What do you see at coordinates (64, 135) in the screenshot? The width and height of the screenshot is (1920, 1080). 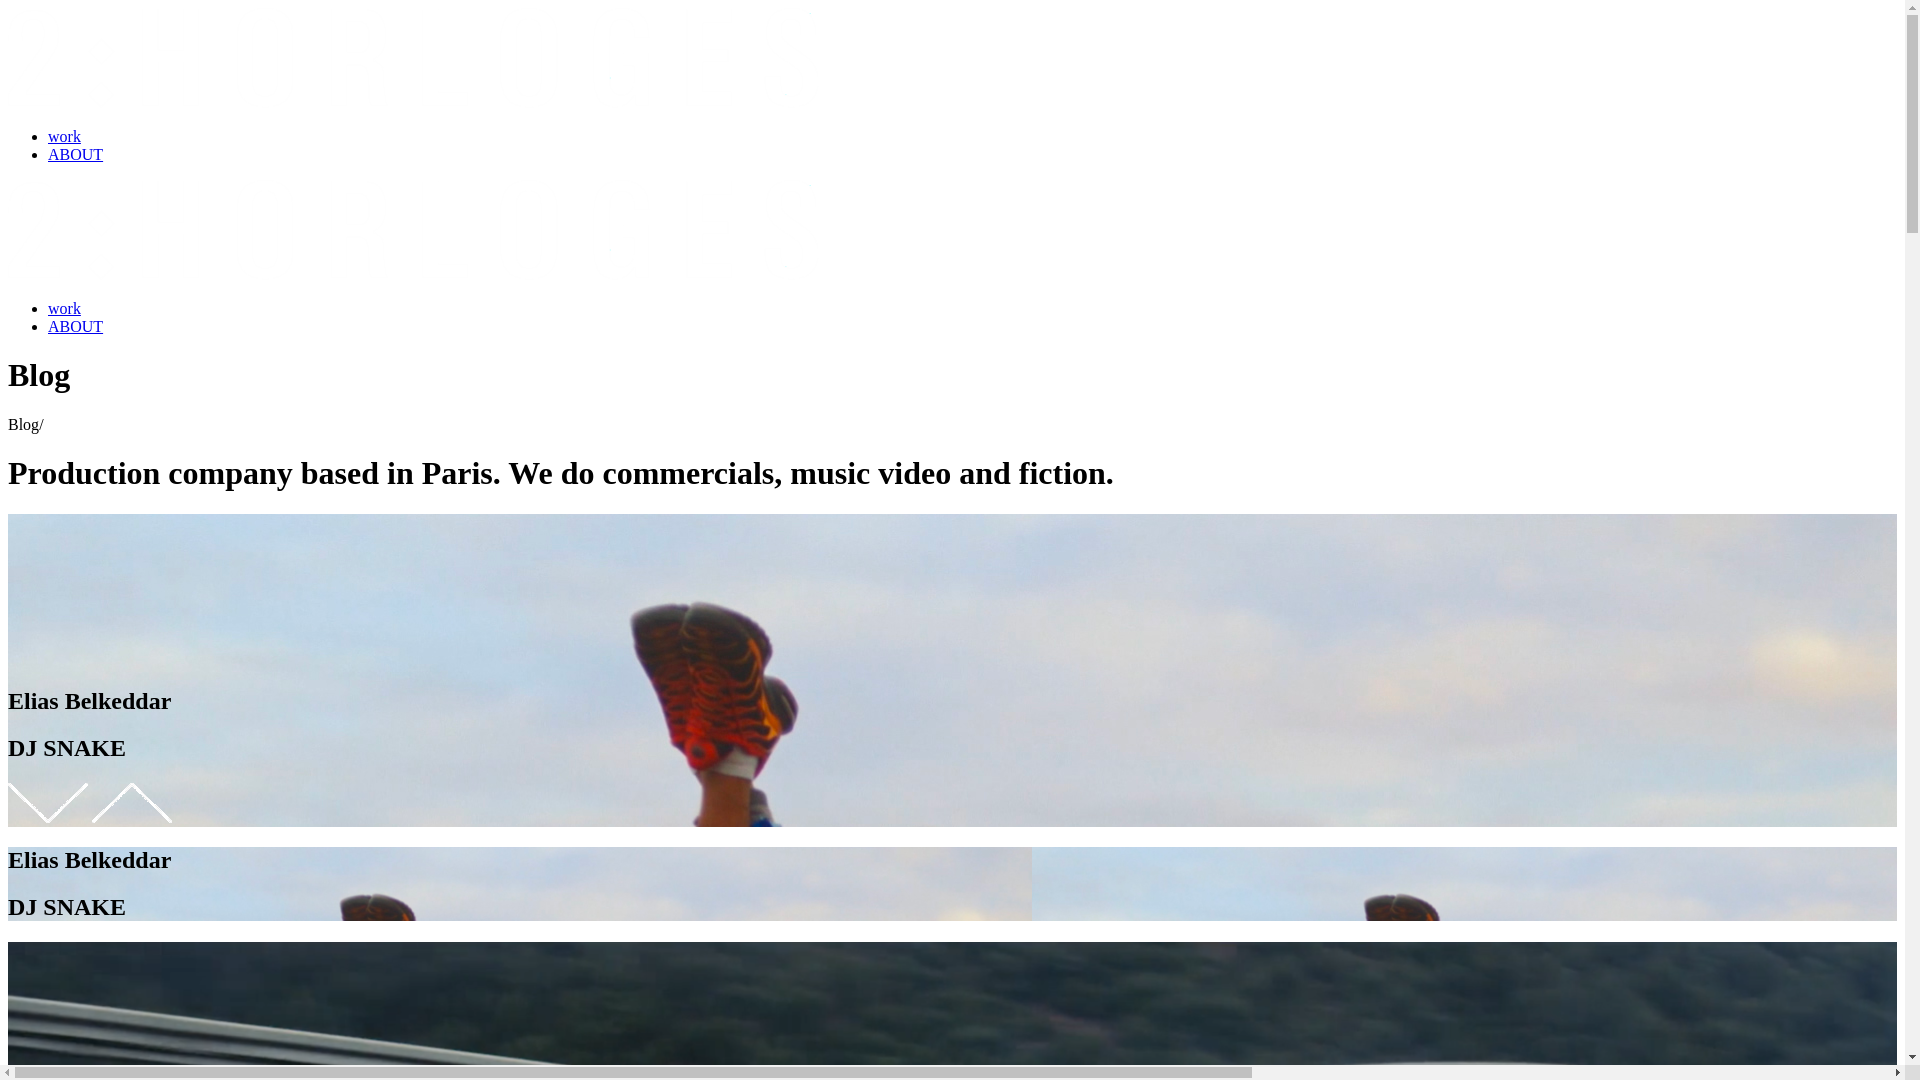 I see `'work'` at bounding box center [64, 135].